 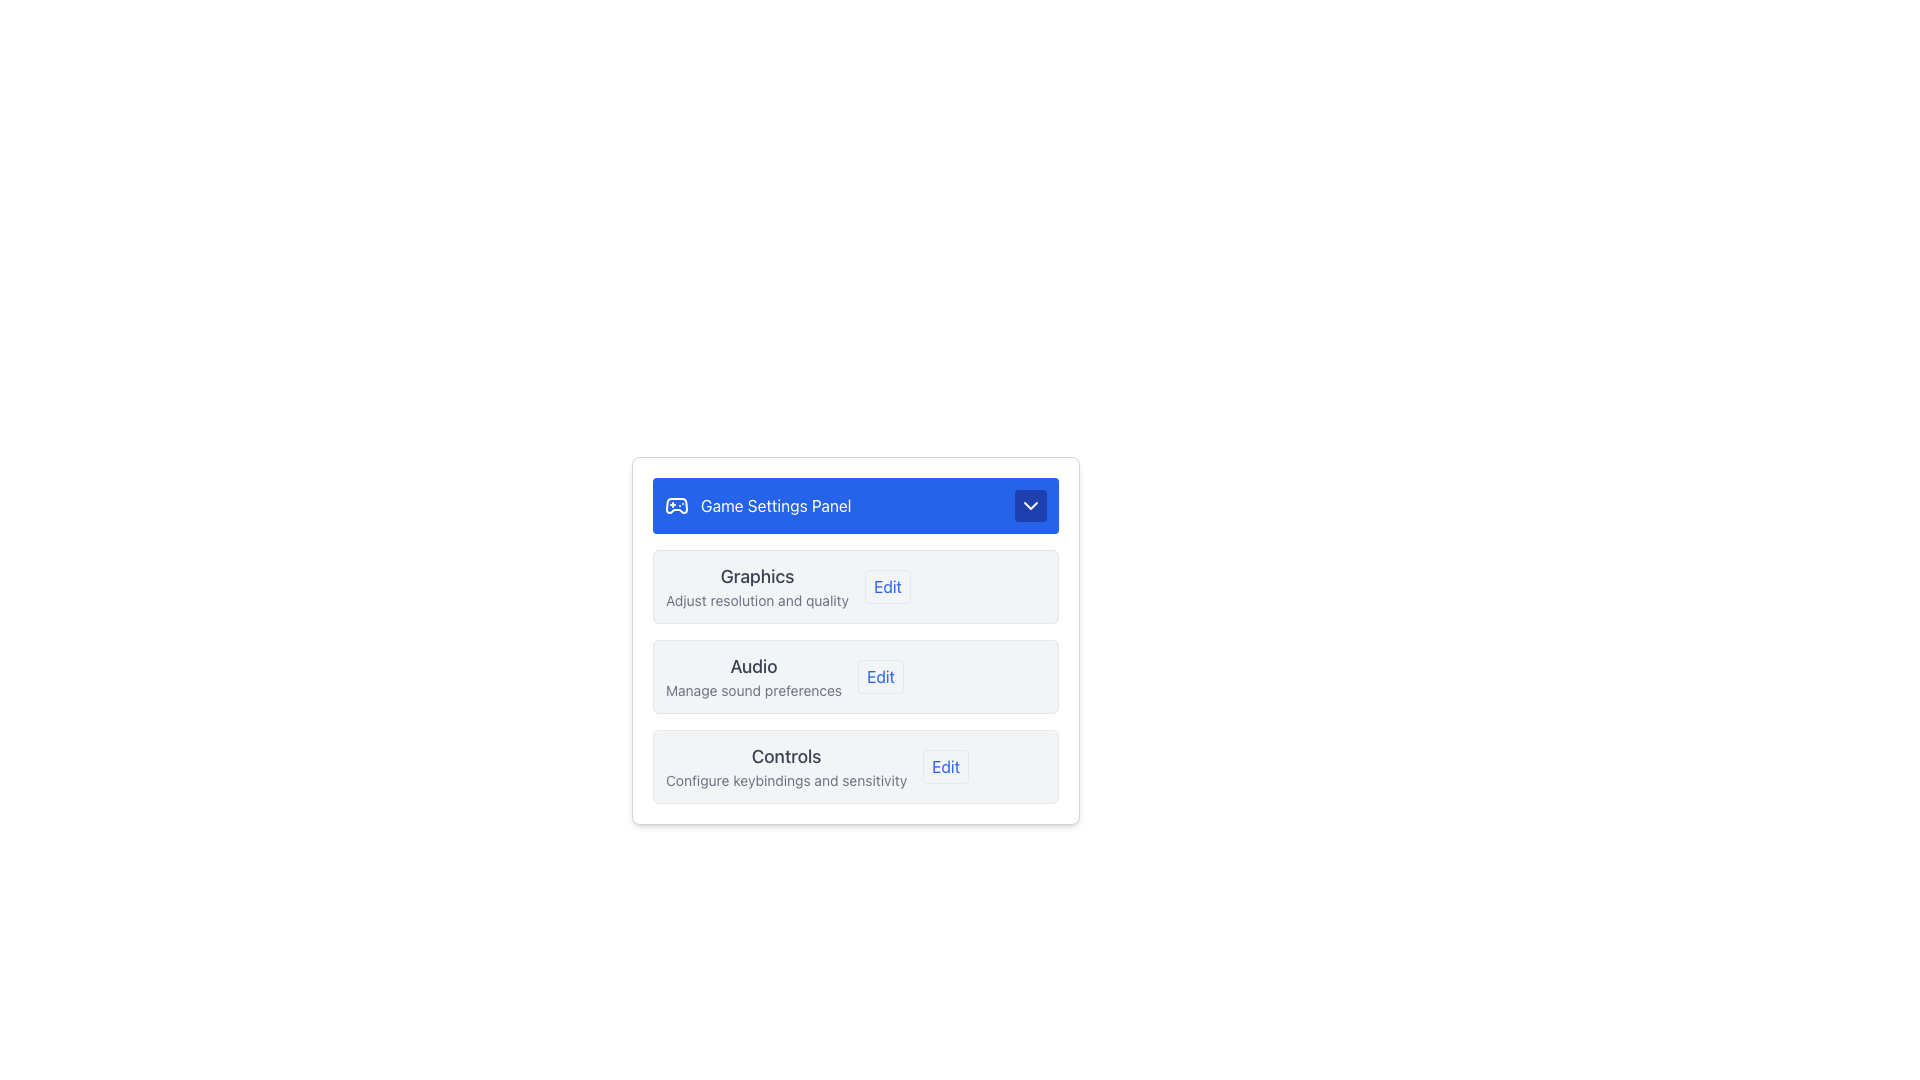 What do you see at coordinates (756, 600) in the screenshot?
I see `the descriptive text label providing additional information about the 'Graphics' settings, located below the 'Graphics' header in the settings panel` at bounding box center [756, 600].